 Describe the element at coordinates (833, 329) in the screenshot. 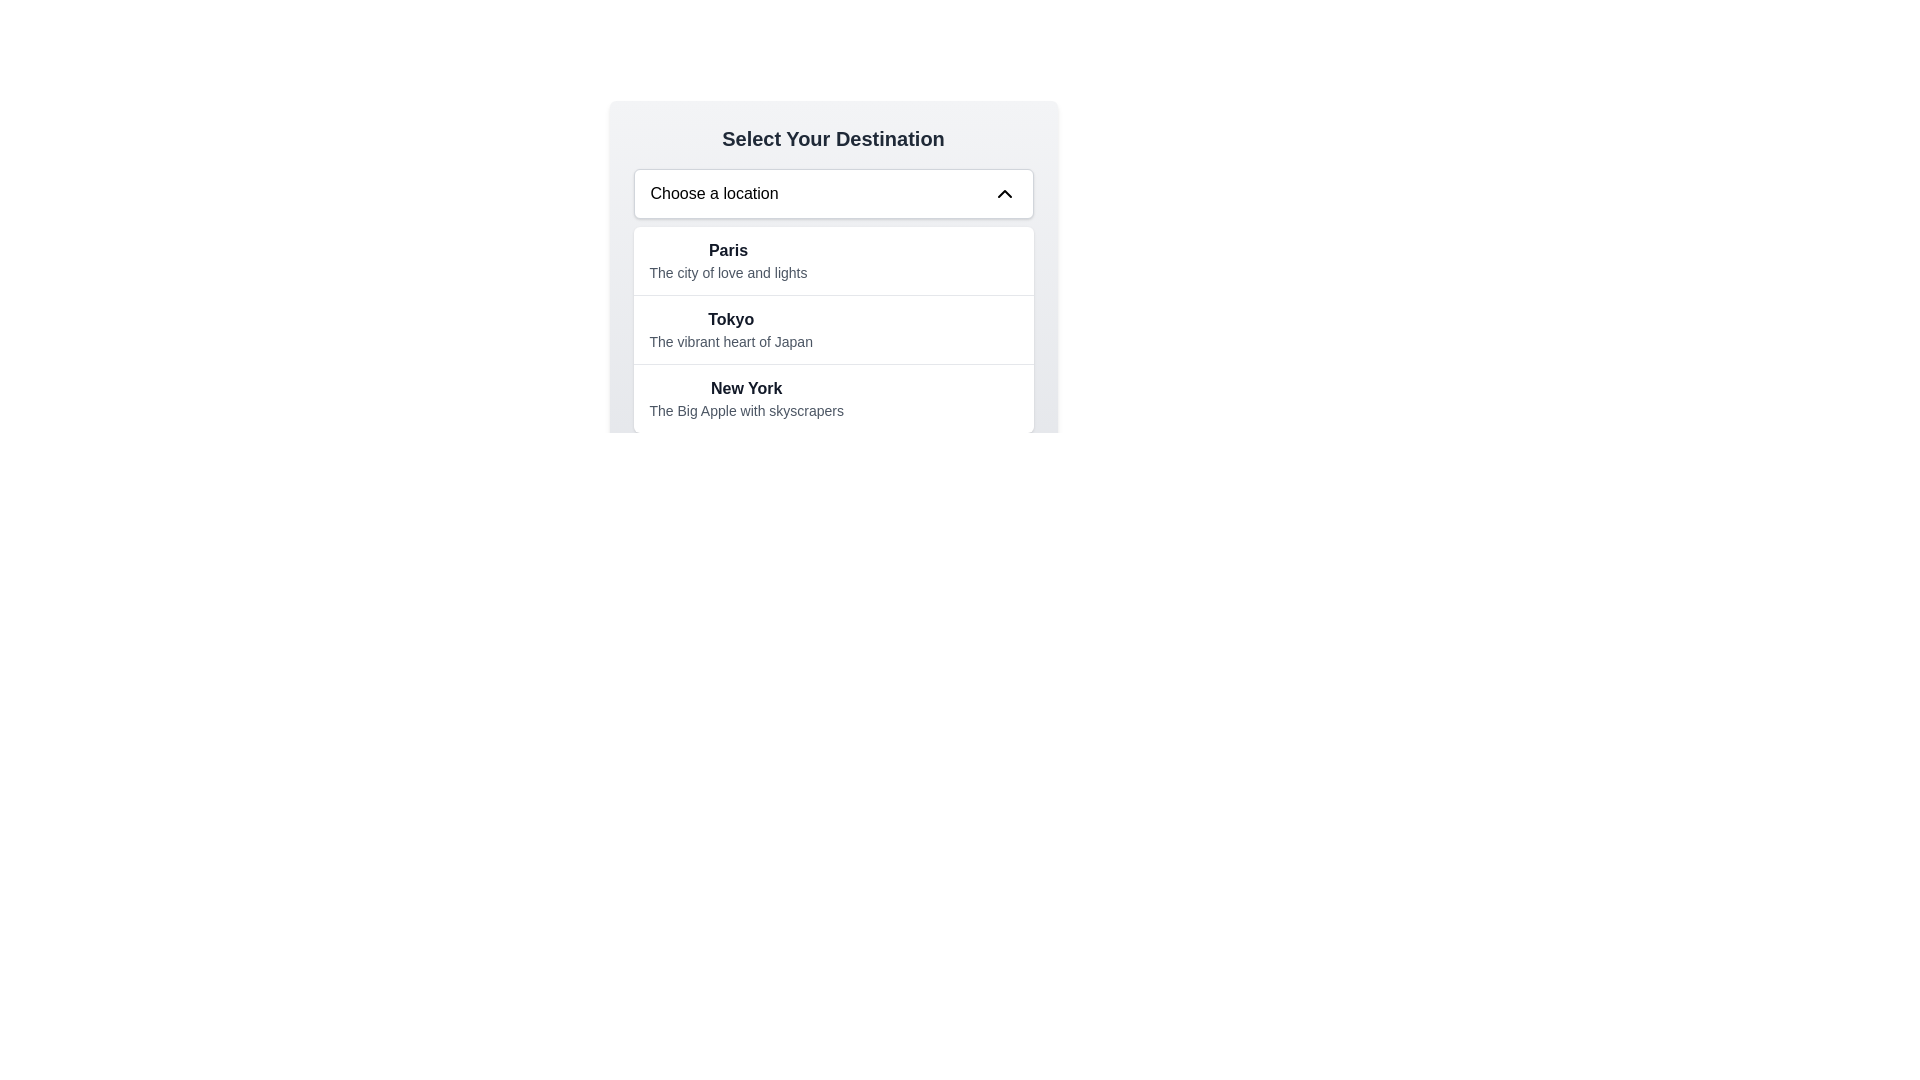

I see `the 'Tokyo' option in the dropdown menu, which is the second item listed under 'Choose a location', located between 'Paris' and 'New York'` at that location.